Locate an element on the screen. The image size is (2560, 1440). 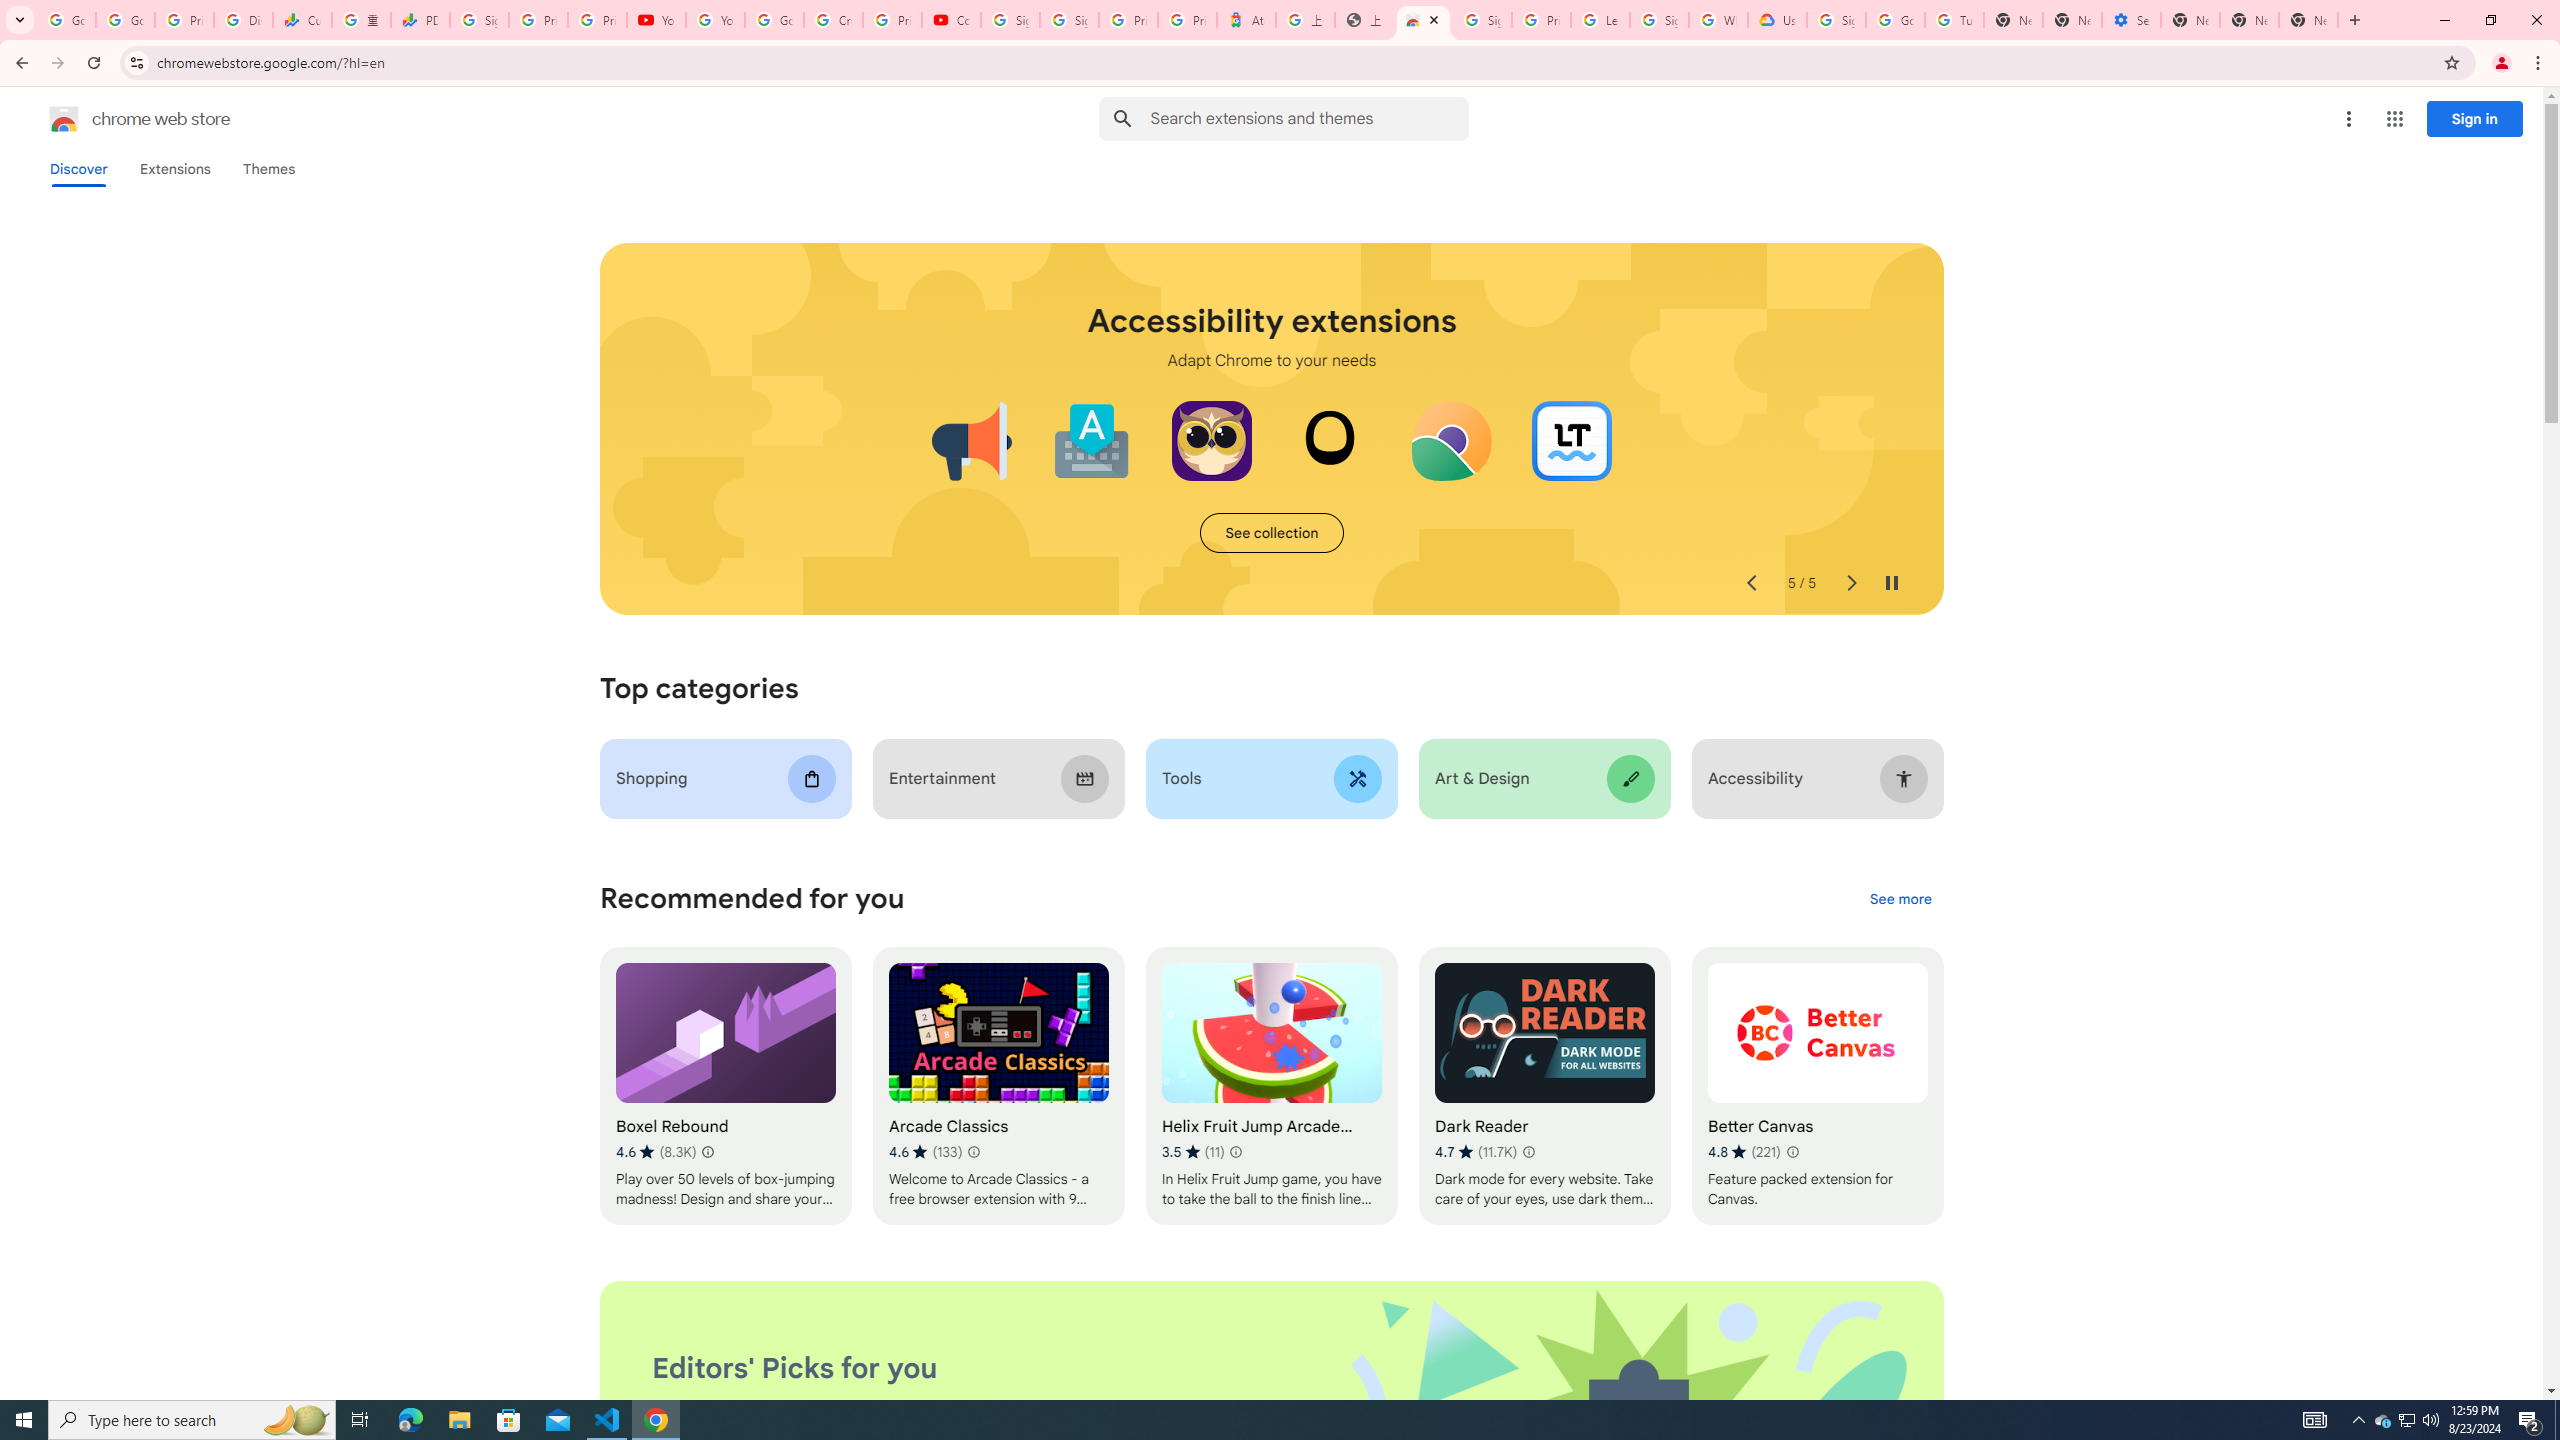
'Minimize' is located at coordinates (2443, 19).